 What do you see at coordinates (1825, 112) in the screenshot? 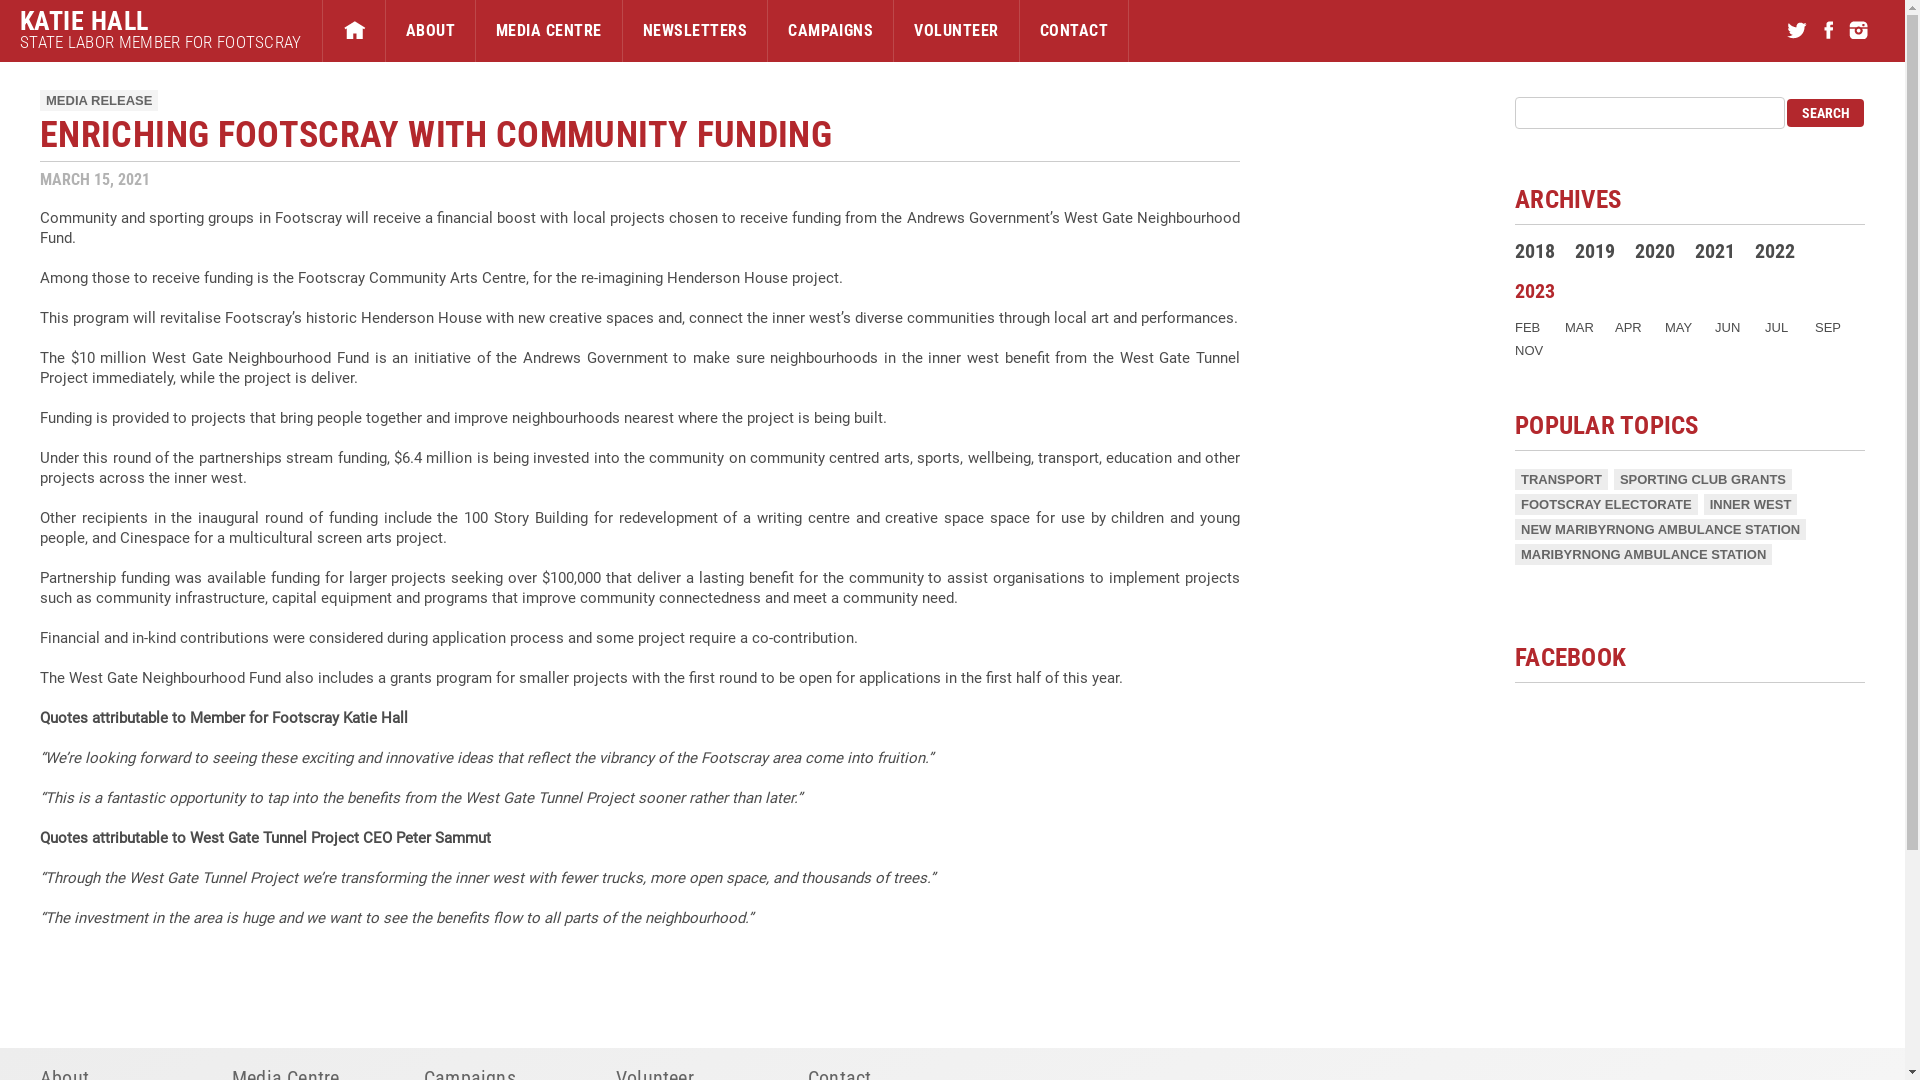
I see `'search'` at bounding box center [1825, 112].